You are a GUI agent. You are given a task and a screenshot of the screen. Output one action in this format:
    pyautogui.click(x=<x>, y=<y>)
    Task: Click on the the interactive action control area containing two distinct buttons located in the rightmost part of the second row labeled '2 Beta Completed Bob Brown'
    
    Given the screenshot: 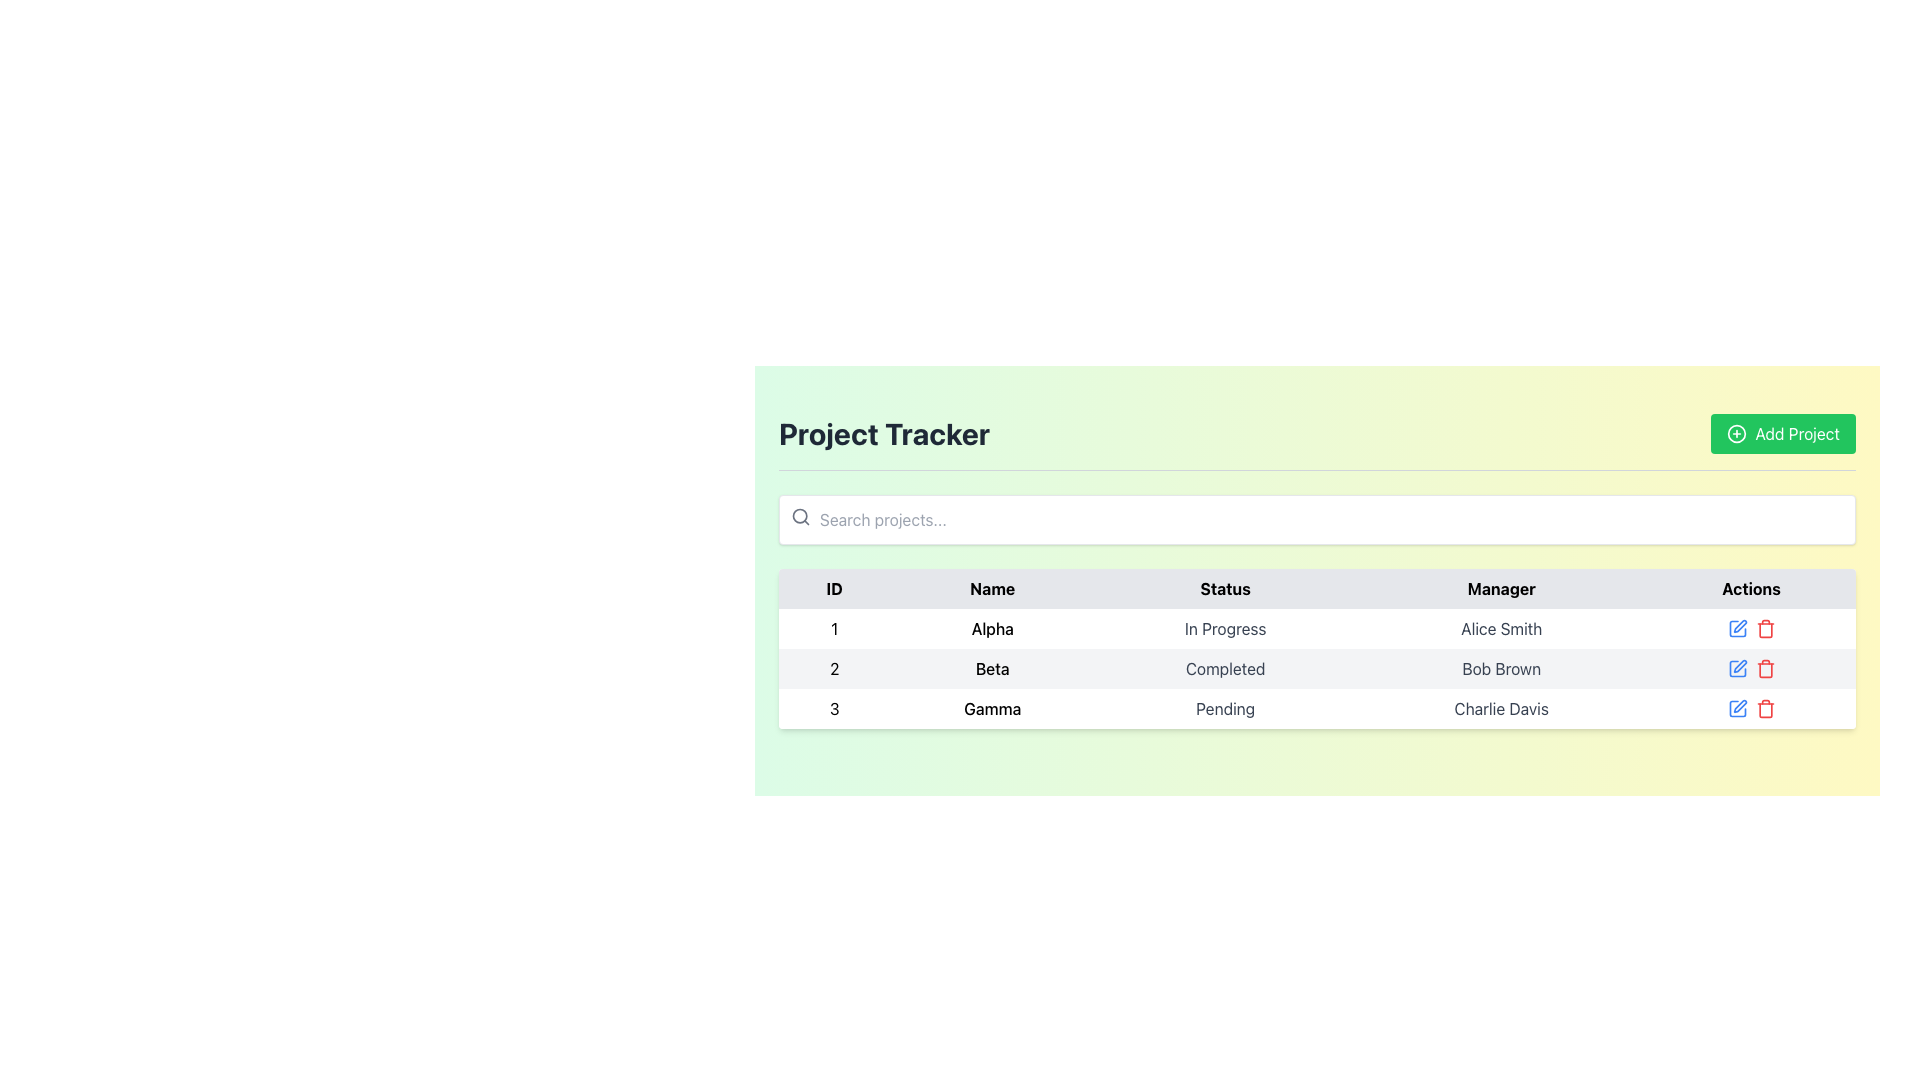 What is the action you would take?
    pyautogui.click(x=1750, y=668)
    